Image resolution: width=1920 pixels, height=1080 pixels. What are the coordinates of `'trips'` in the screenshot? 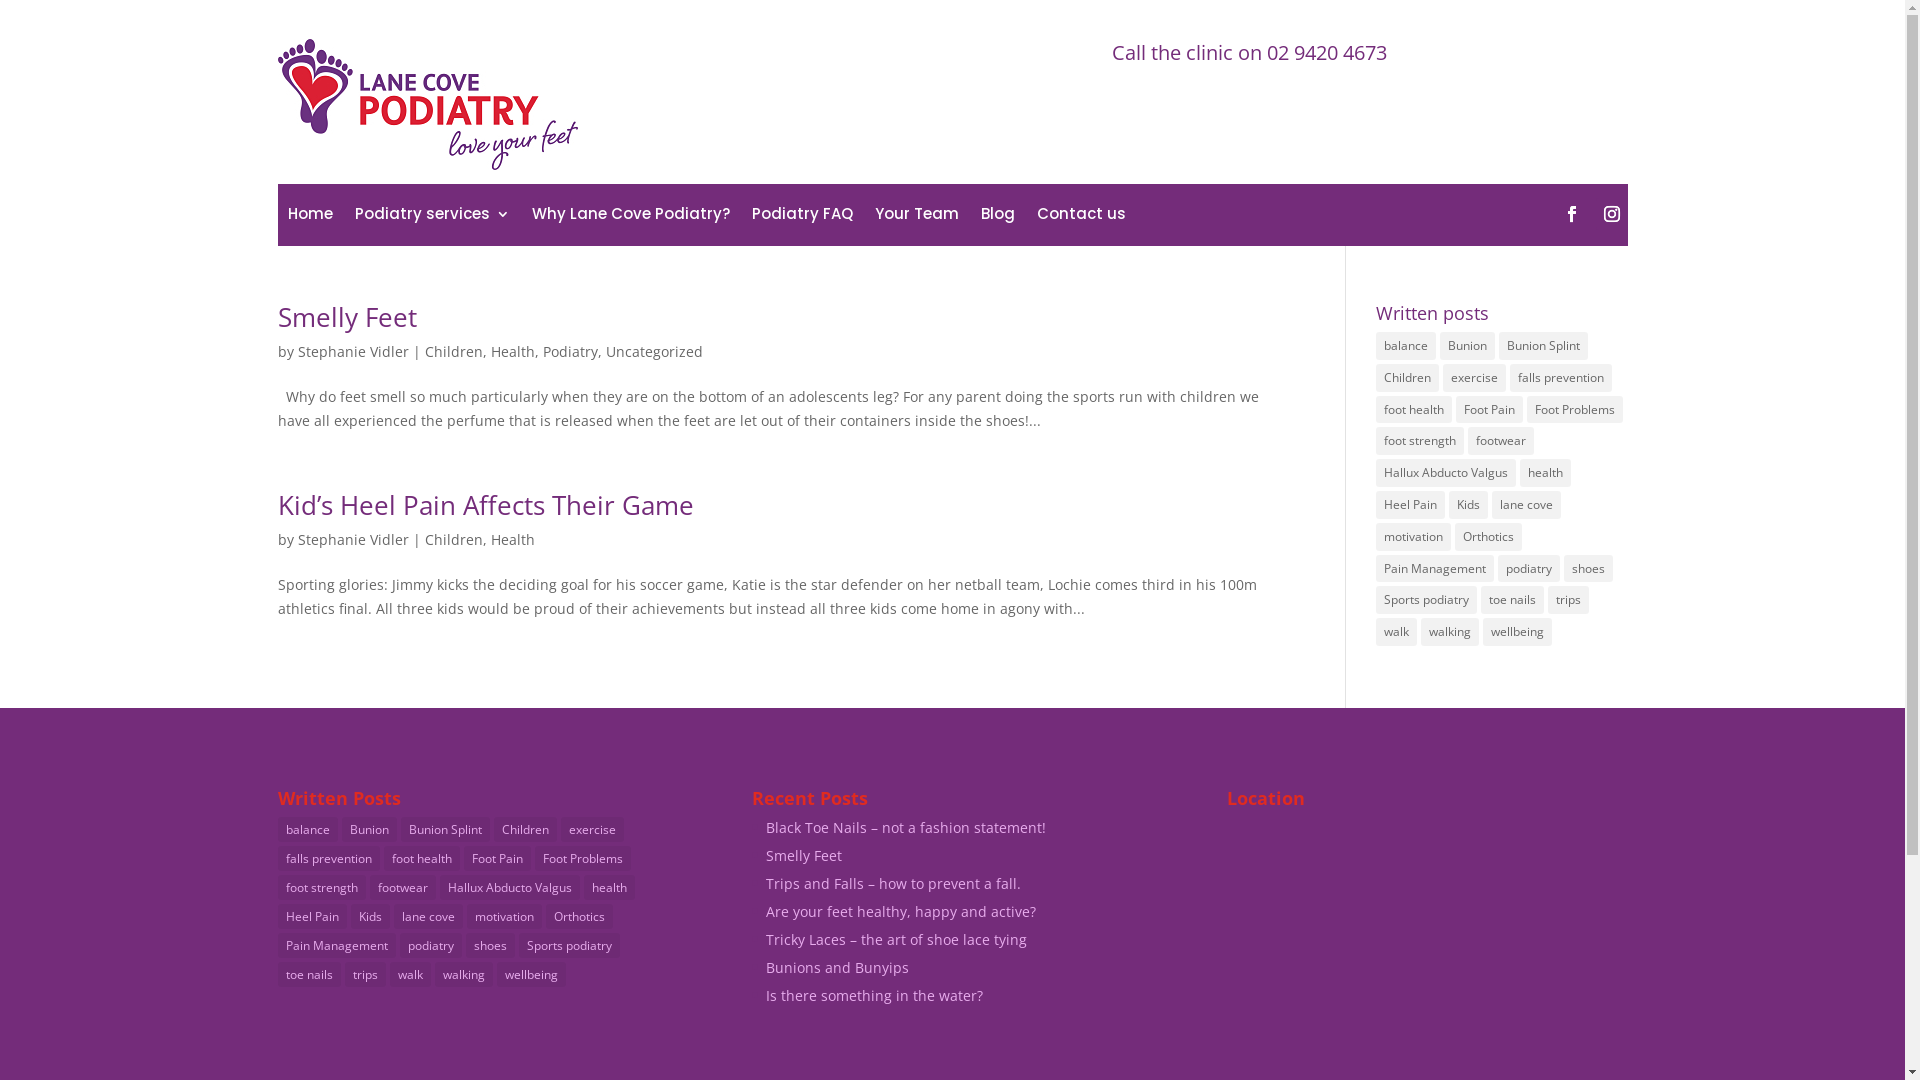 It's located at (364, 973).